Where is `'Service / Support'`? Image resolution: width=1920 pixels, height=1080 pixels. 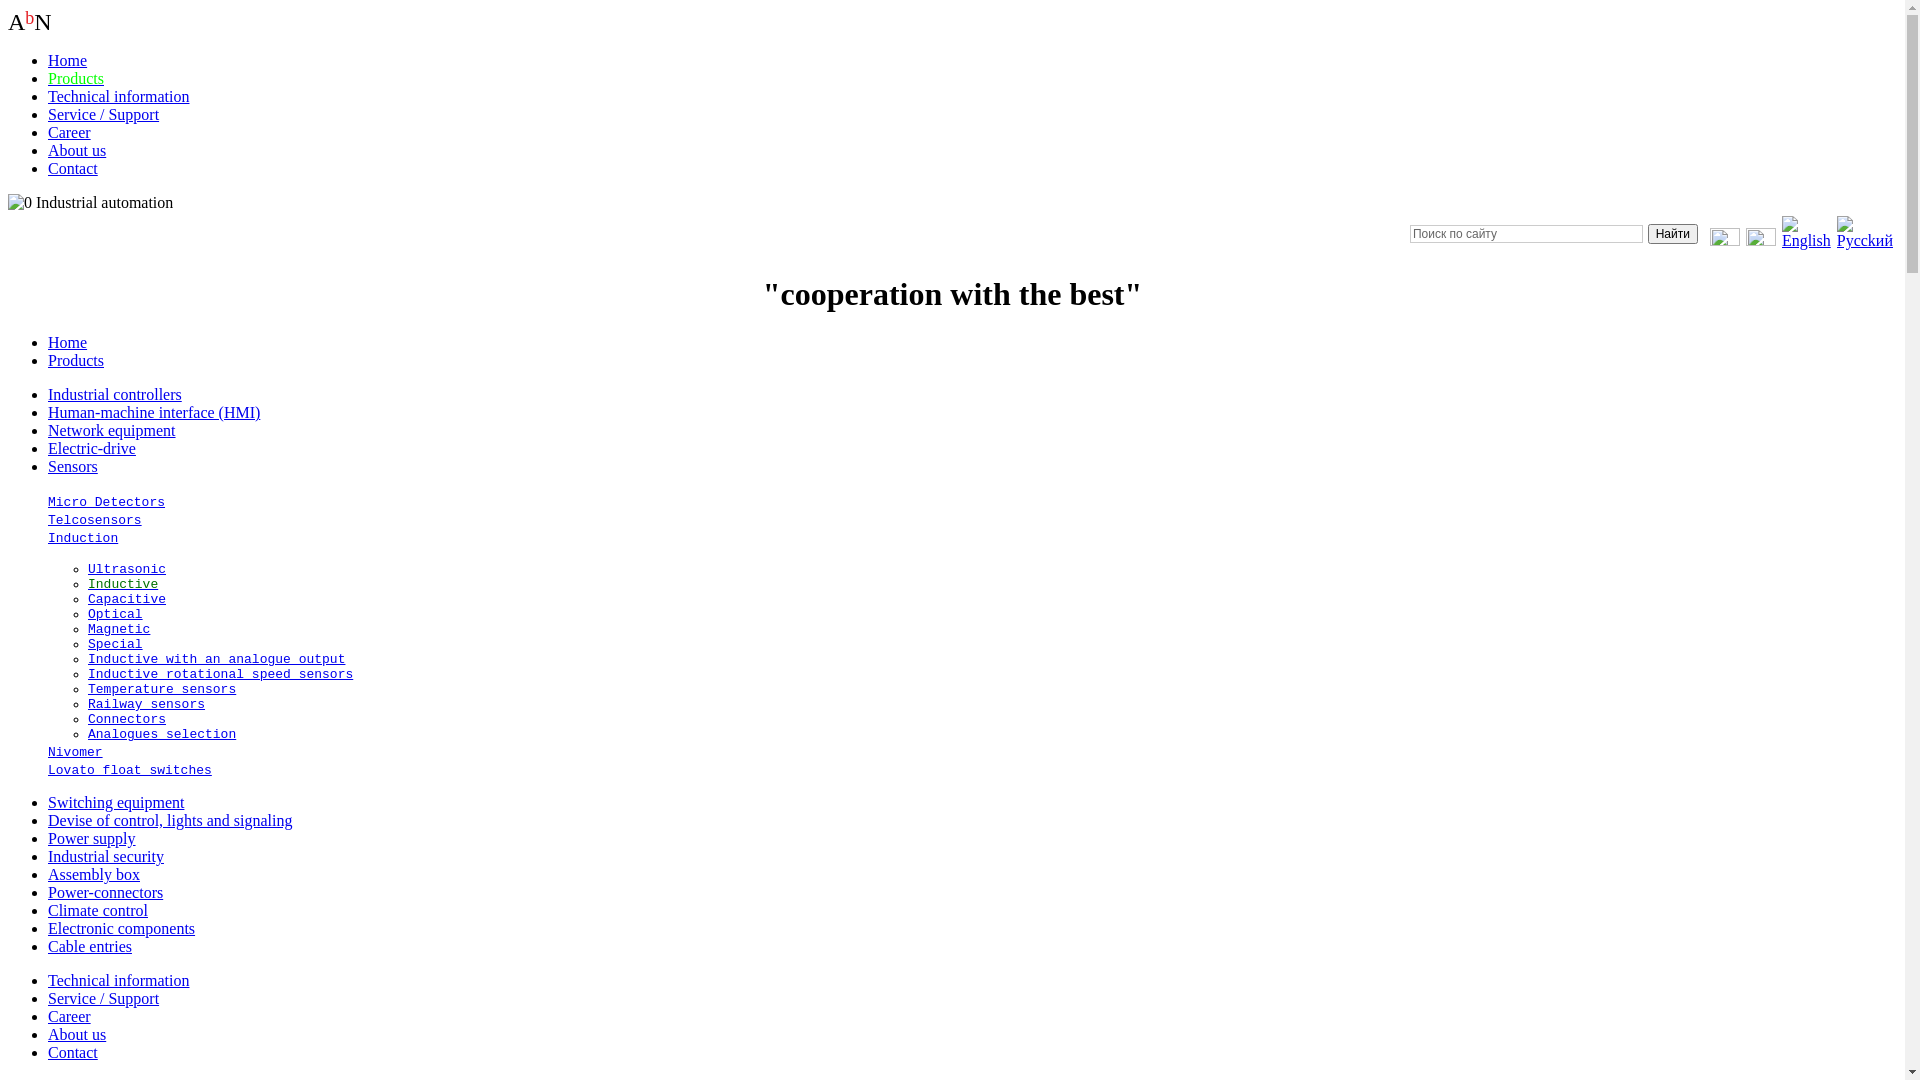 'Service / Support' is located at coordinates (102, 998).